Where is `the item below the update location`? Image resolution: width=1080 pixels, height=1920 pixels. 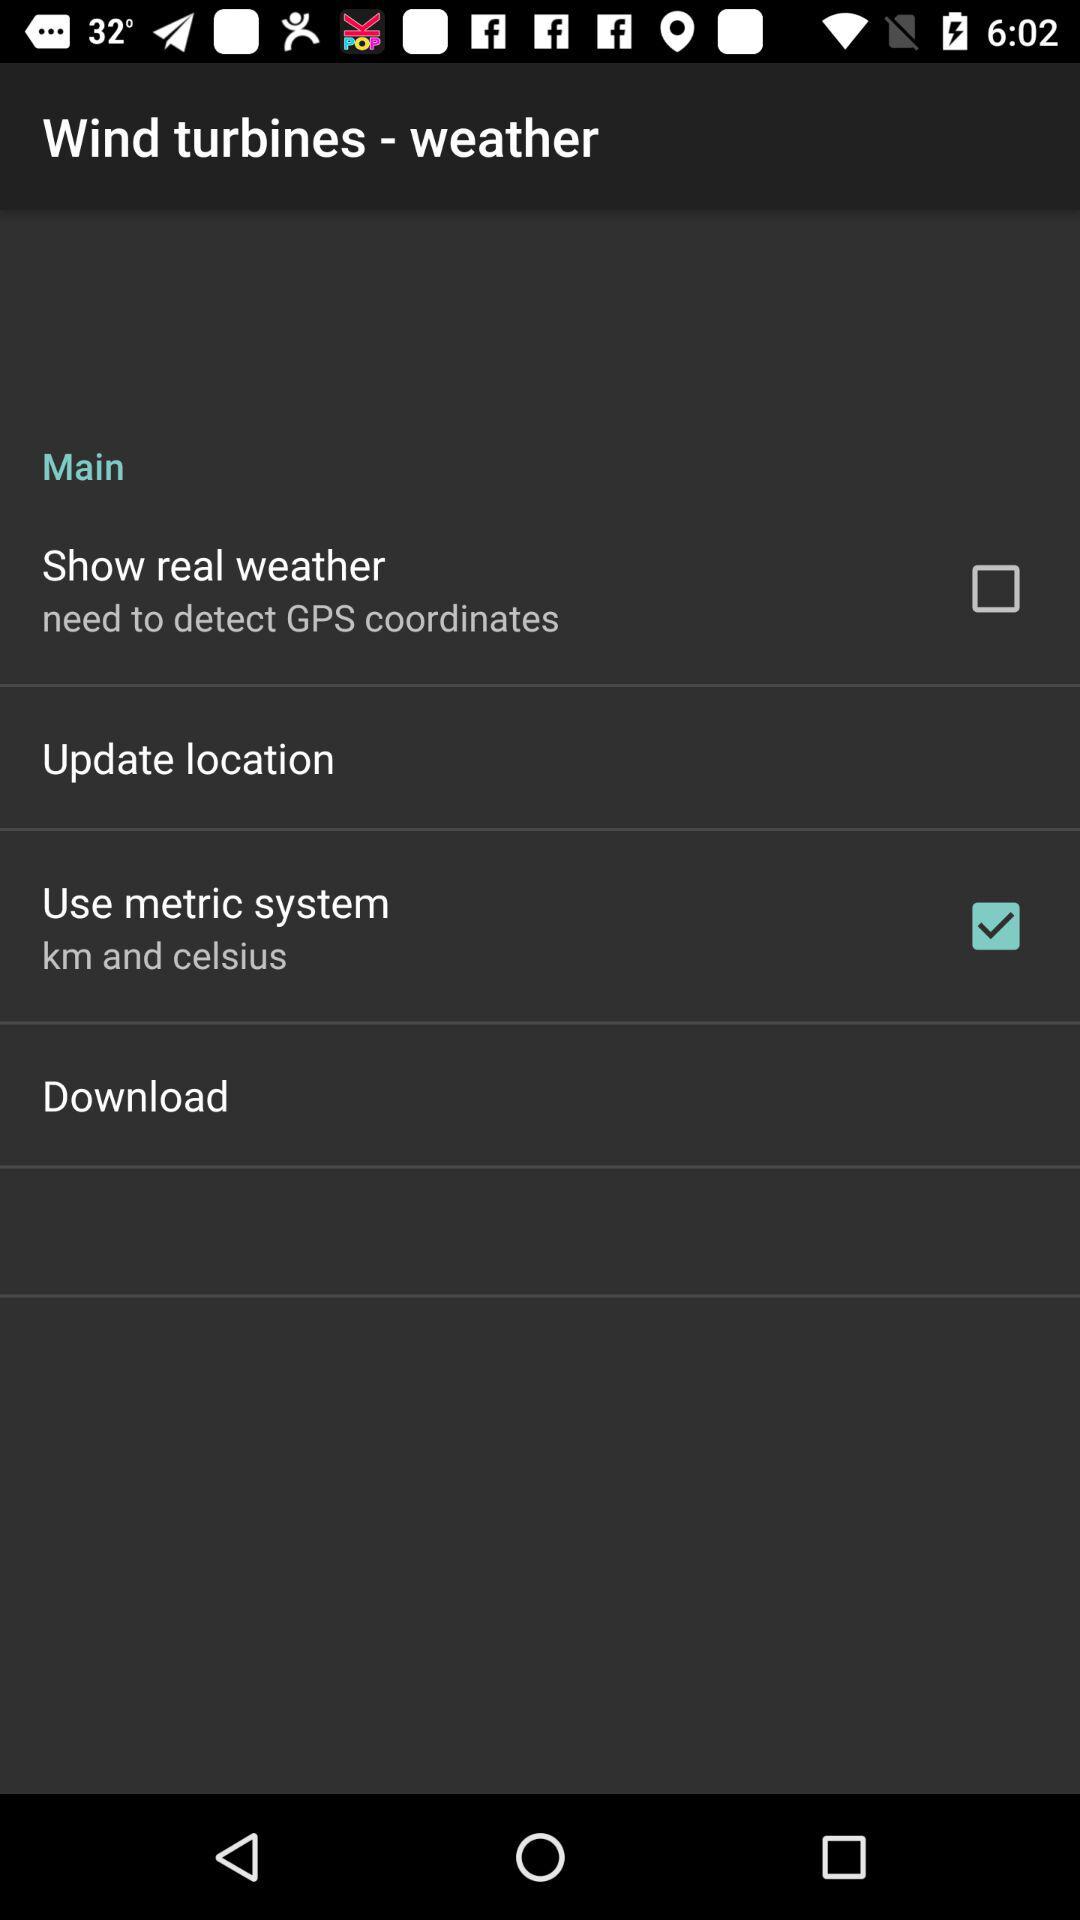
the item below the update location is located at coordinates (216, 900).